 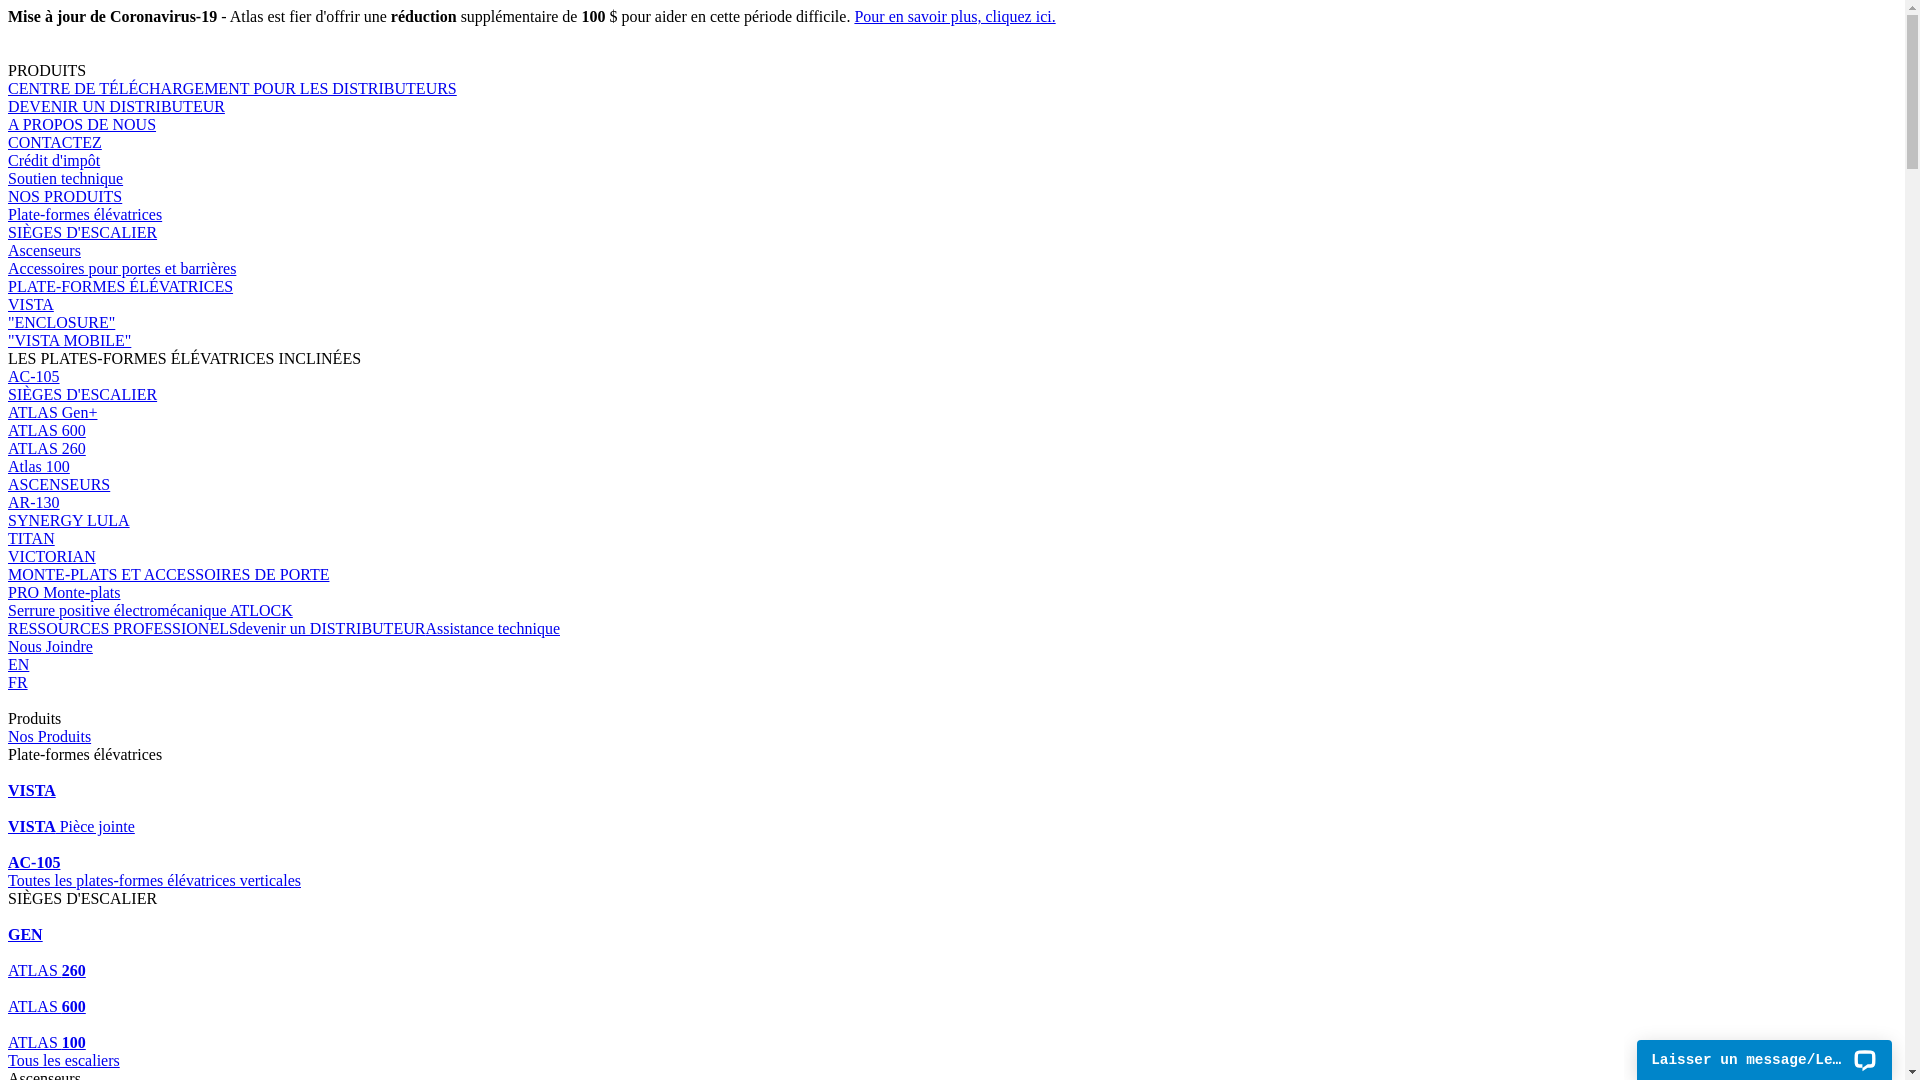 What do you see at coordinates (953, 16) in the screenshot?
I see `'Pour en savoir plus, cliquez ici.'` at bounding box center [953, 16].